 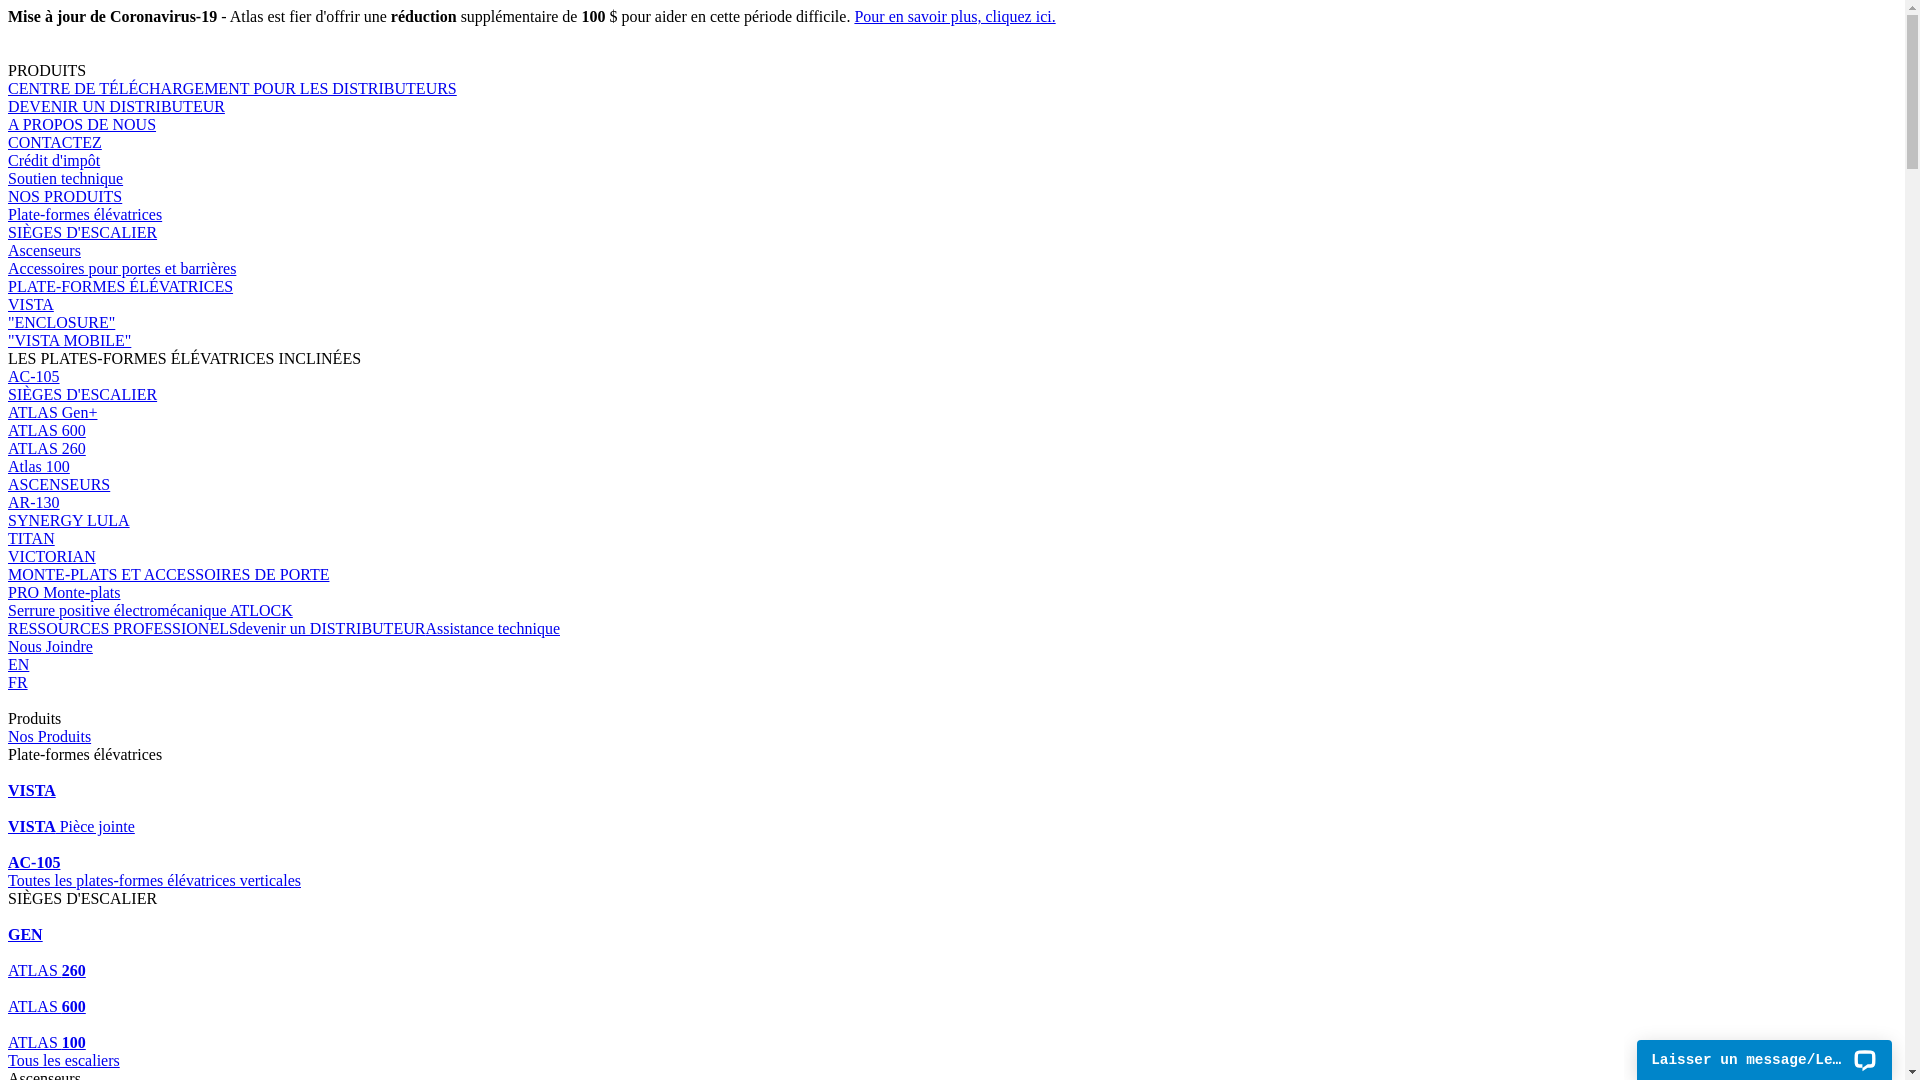 What do you see at coordinates (953, 16) in the screenshot?
I see `'Pour en savoir plus, cliquez ici.'` at bounding box center [953, 16].